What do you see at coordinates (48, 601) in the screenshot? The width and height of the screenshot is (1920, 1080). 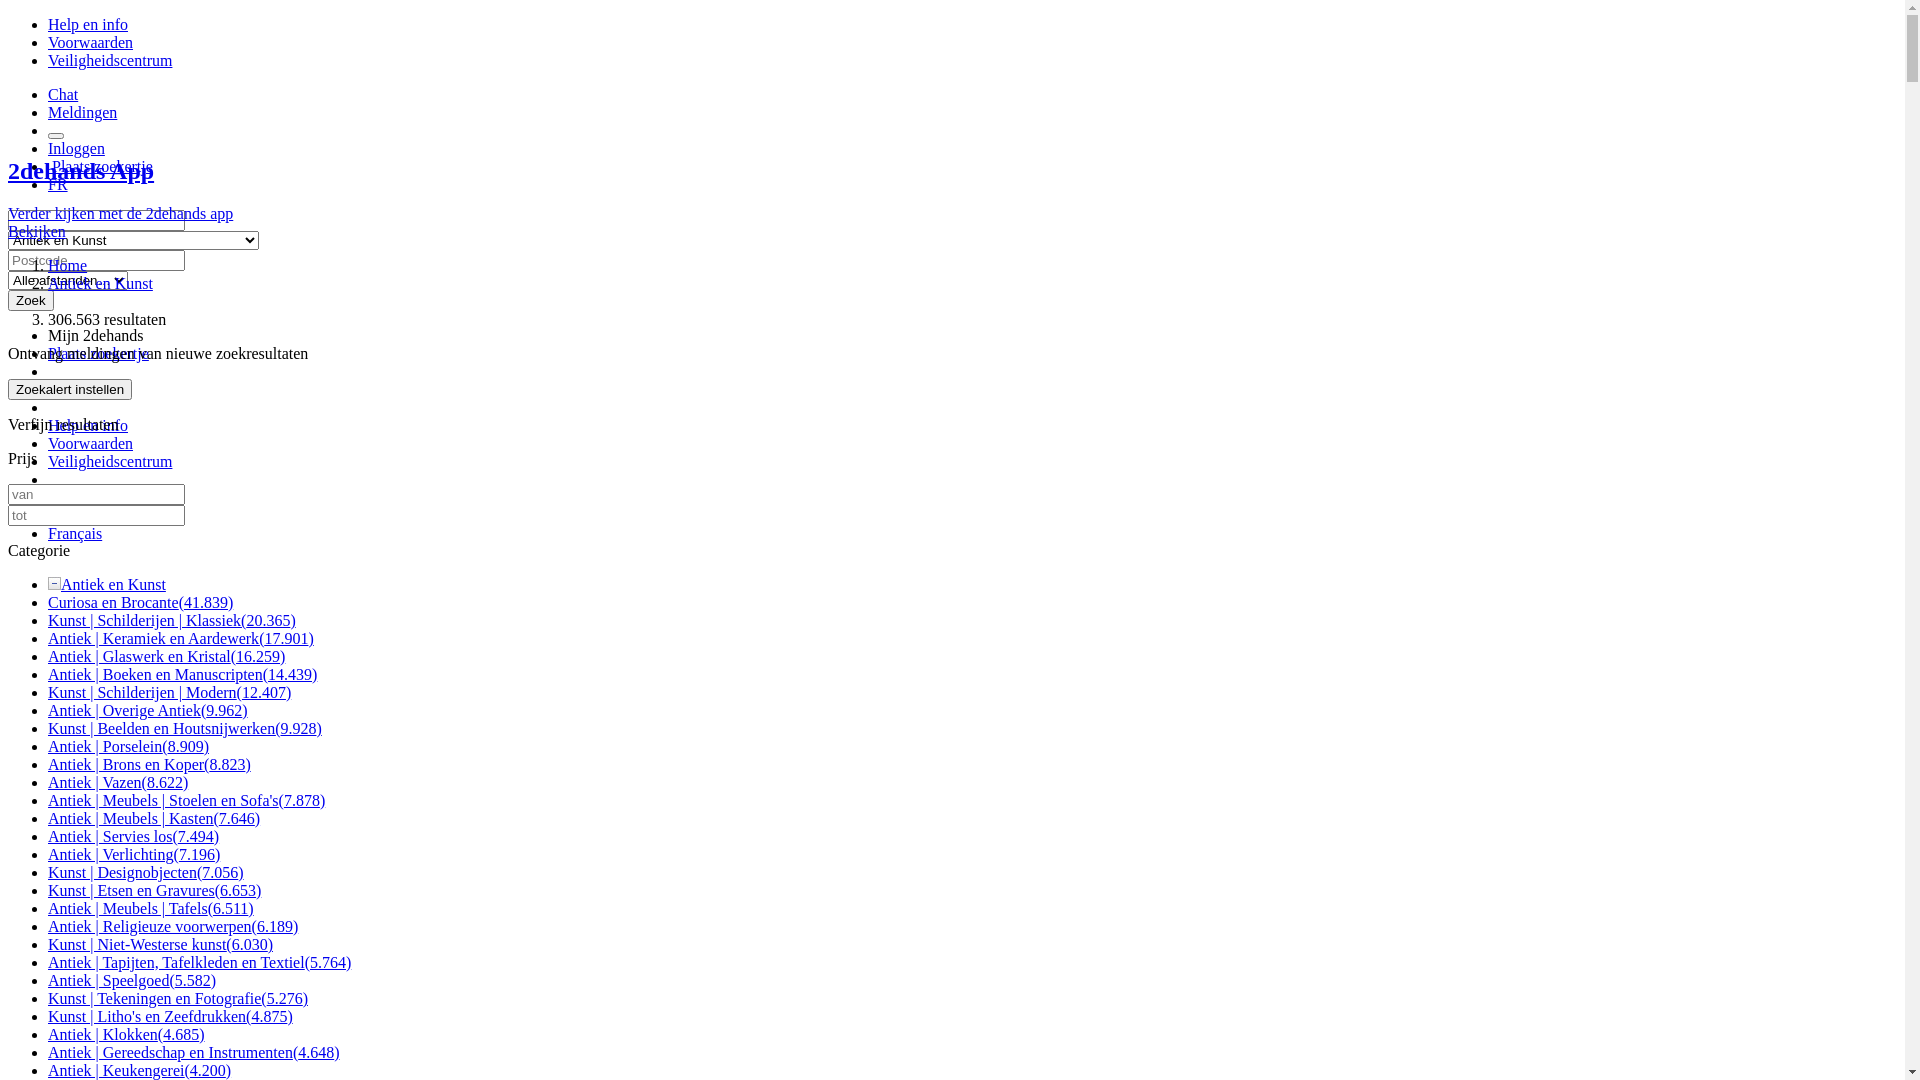 I see `'Curiosa en Brocante(41.839)'` at bounding box center [48, 601].